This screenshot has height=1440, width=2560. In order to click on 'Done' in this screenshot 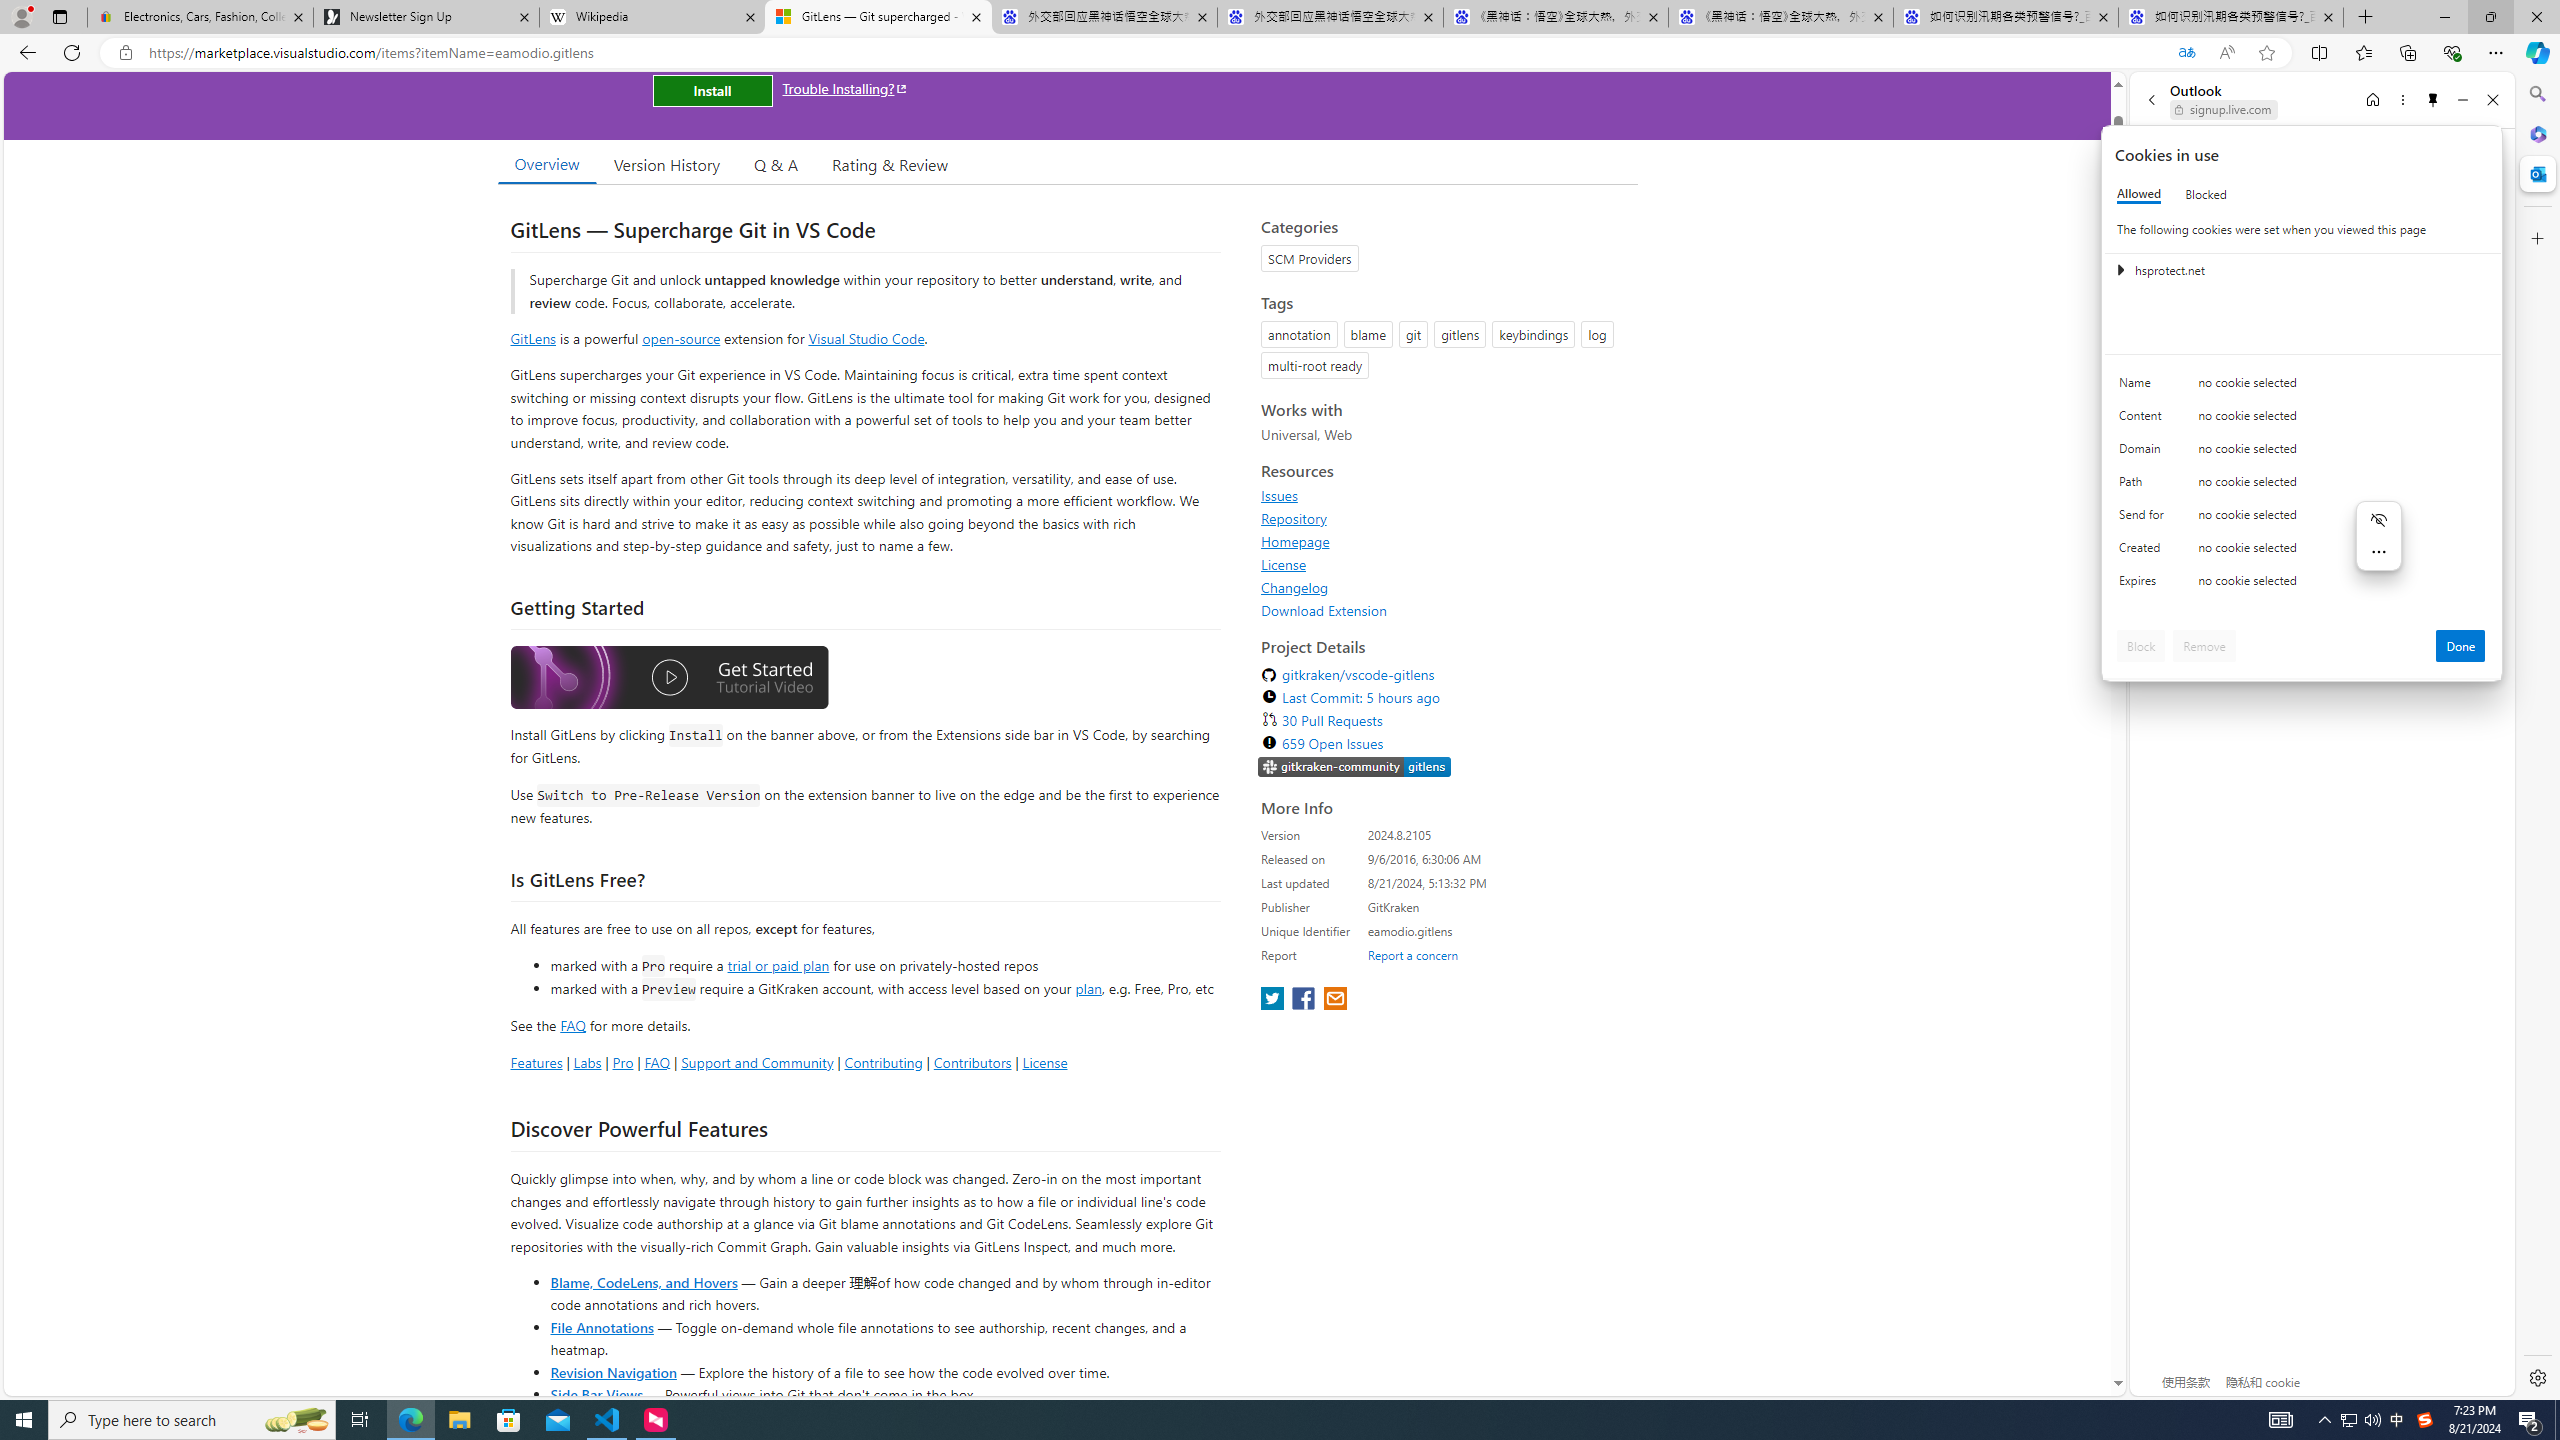, I will do `click(2461, 646)`.